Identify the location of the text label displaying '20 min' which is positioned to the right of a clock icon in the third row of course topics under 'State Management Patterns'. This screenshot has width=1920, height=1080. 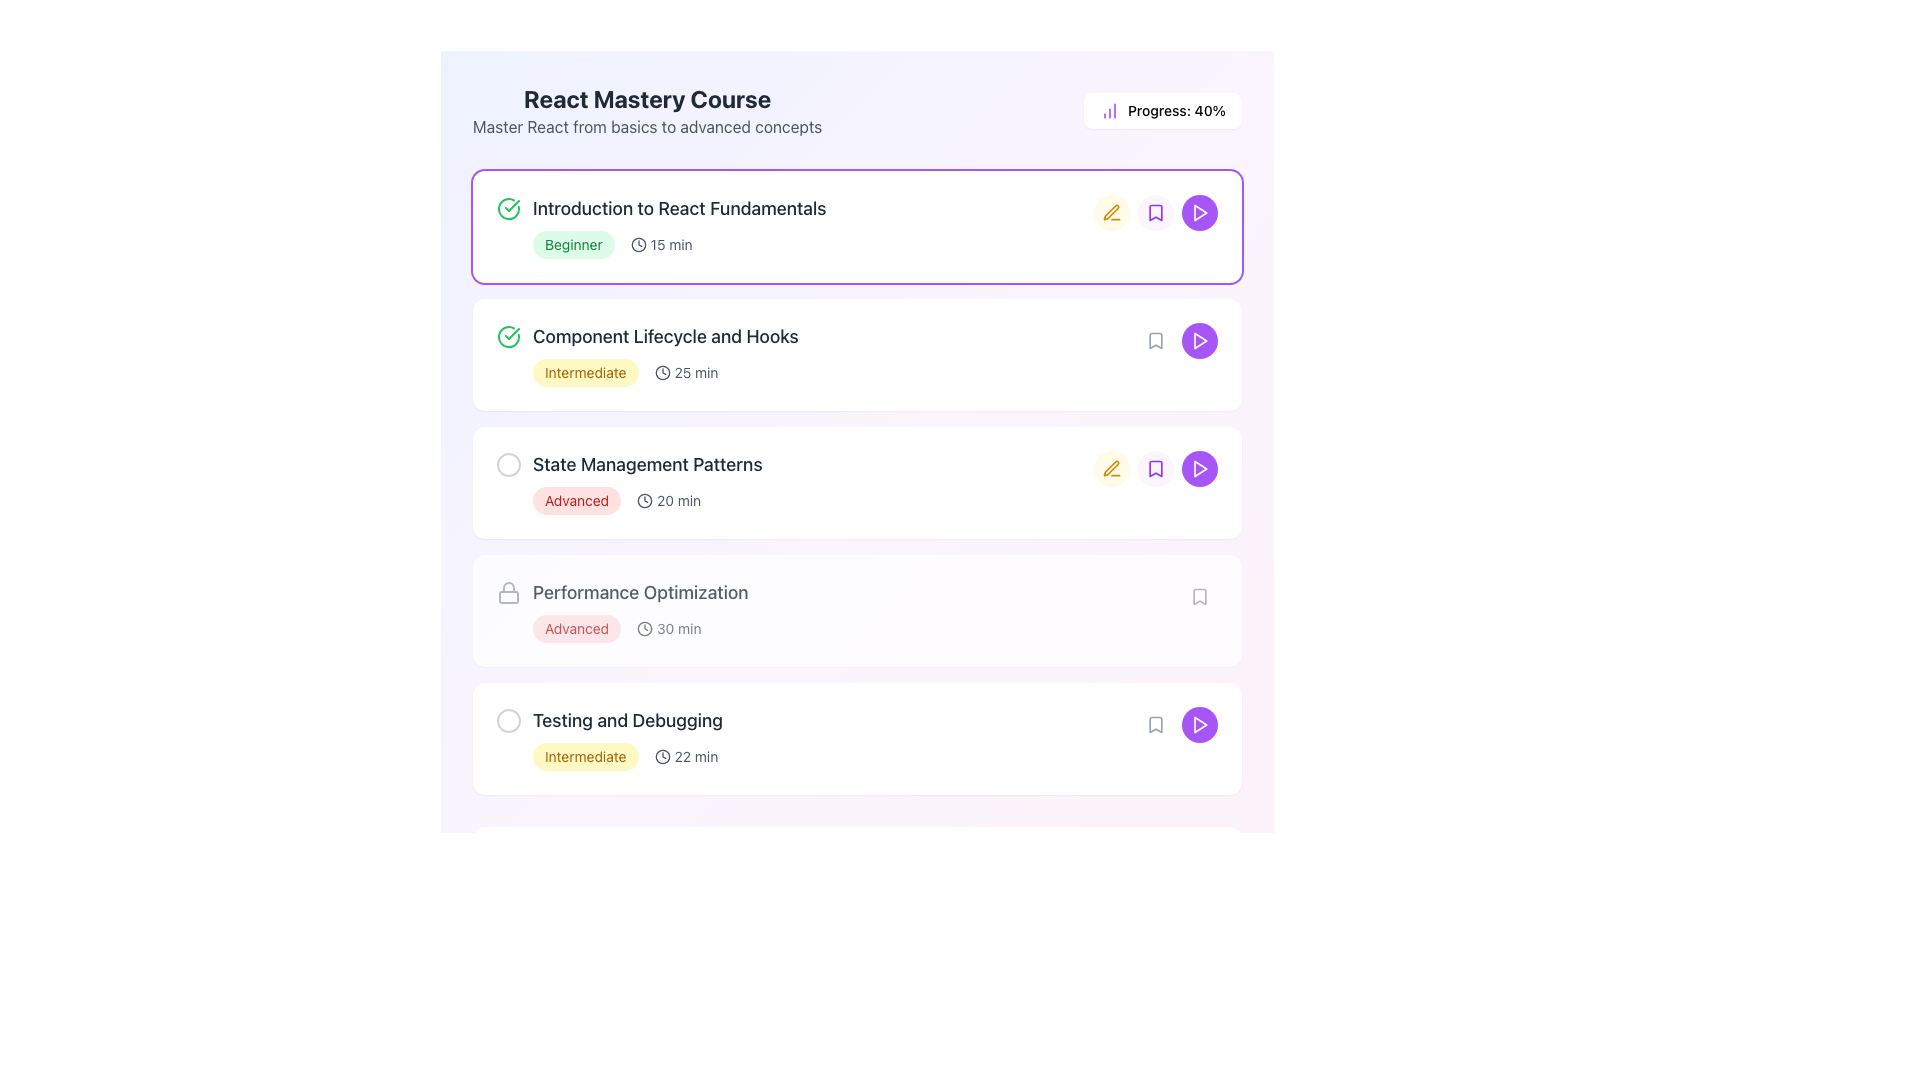
(679, 500).